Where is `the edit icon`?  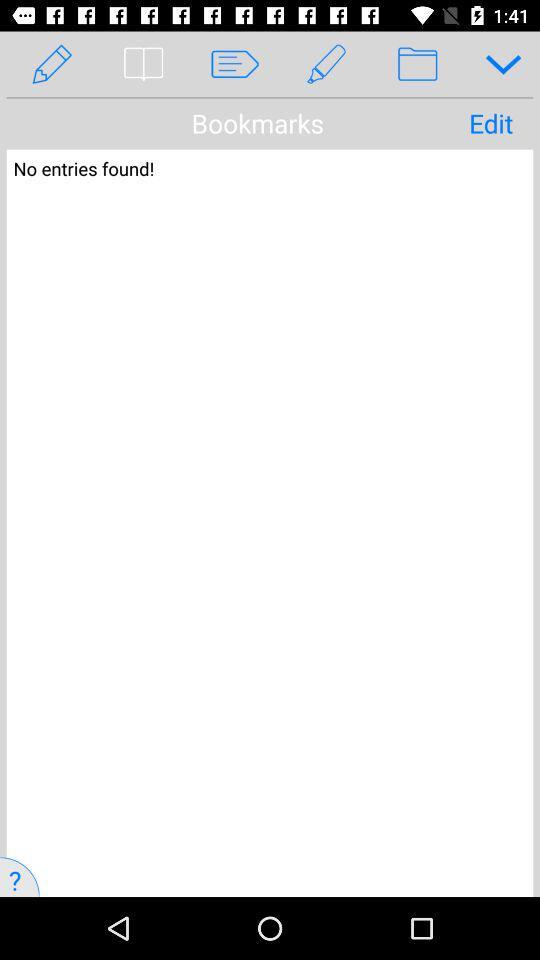 the edit icon is located at coordinates (326, 64).